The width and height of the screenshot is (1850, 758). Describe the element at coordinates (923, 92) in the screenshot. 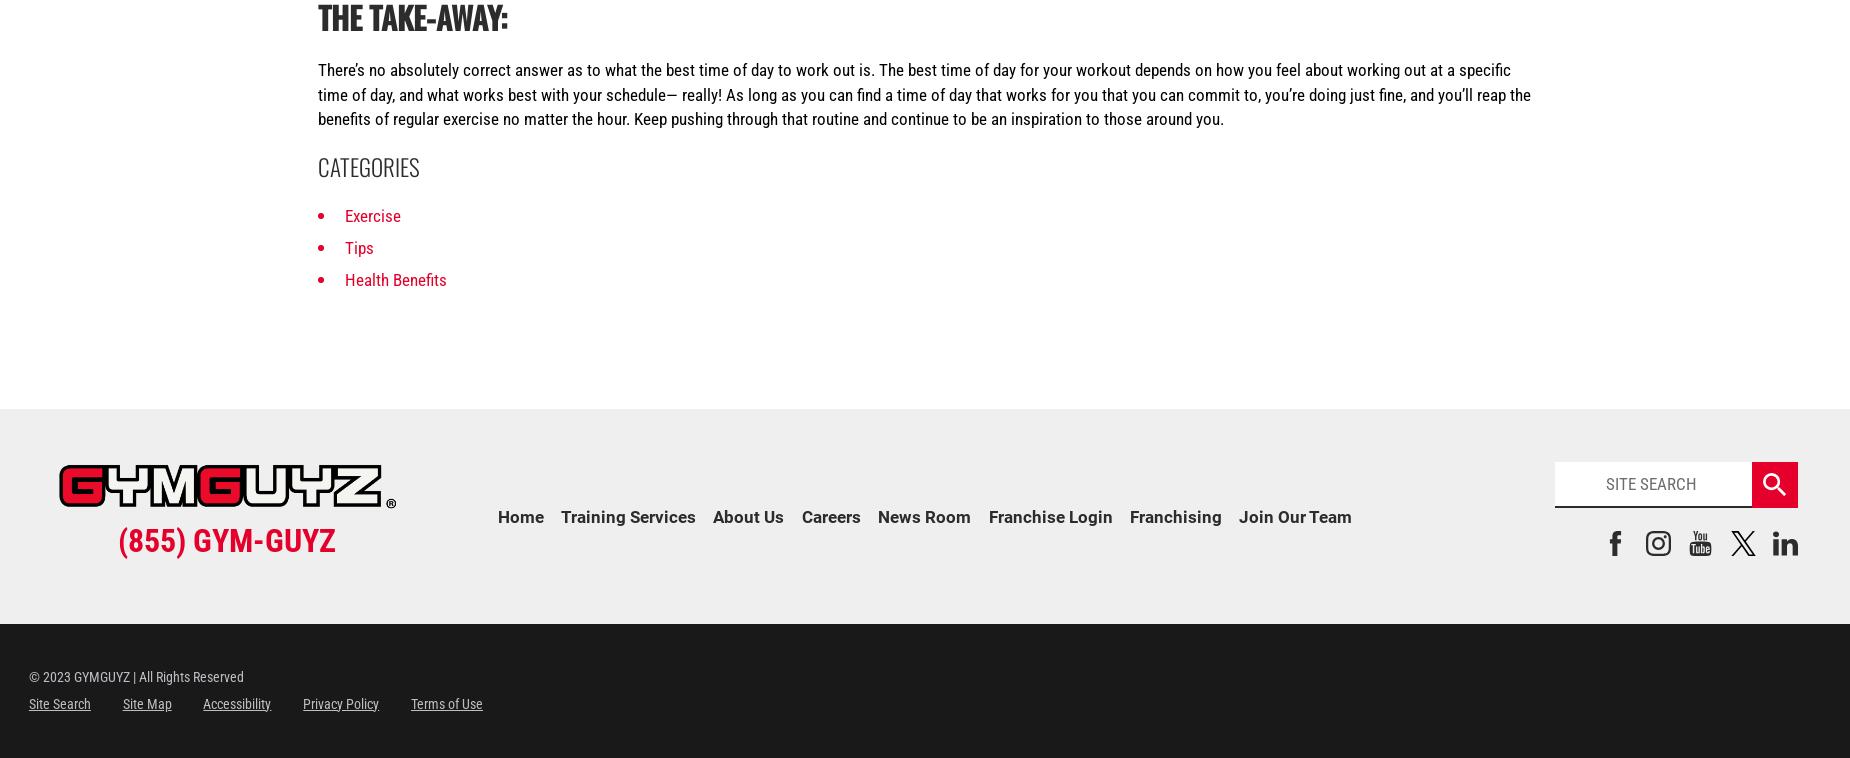

I see `'There’s no absolutely correct answer as to what the best time of day to work out is. The best time of day for your workout depends on how you feel about working out at a specific time of day, and what works best with your schedule— really! As long as you can find a time of day that works for you that you can commit to, you’re doing just fine, and you’ll reap the benefits of regular exercise no matter the hour. Keep pushing through that routine and continue to be an inspiration to those around you.'` at that location.